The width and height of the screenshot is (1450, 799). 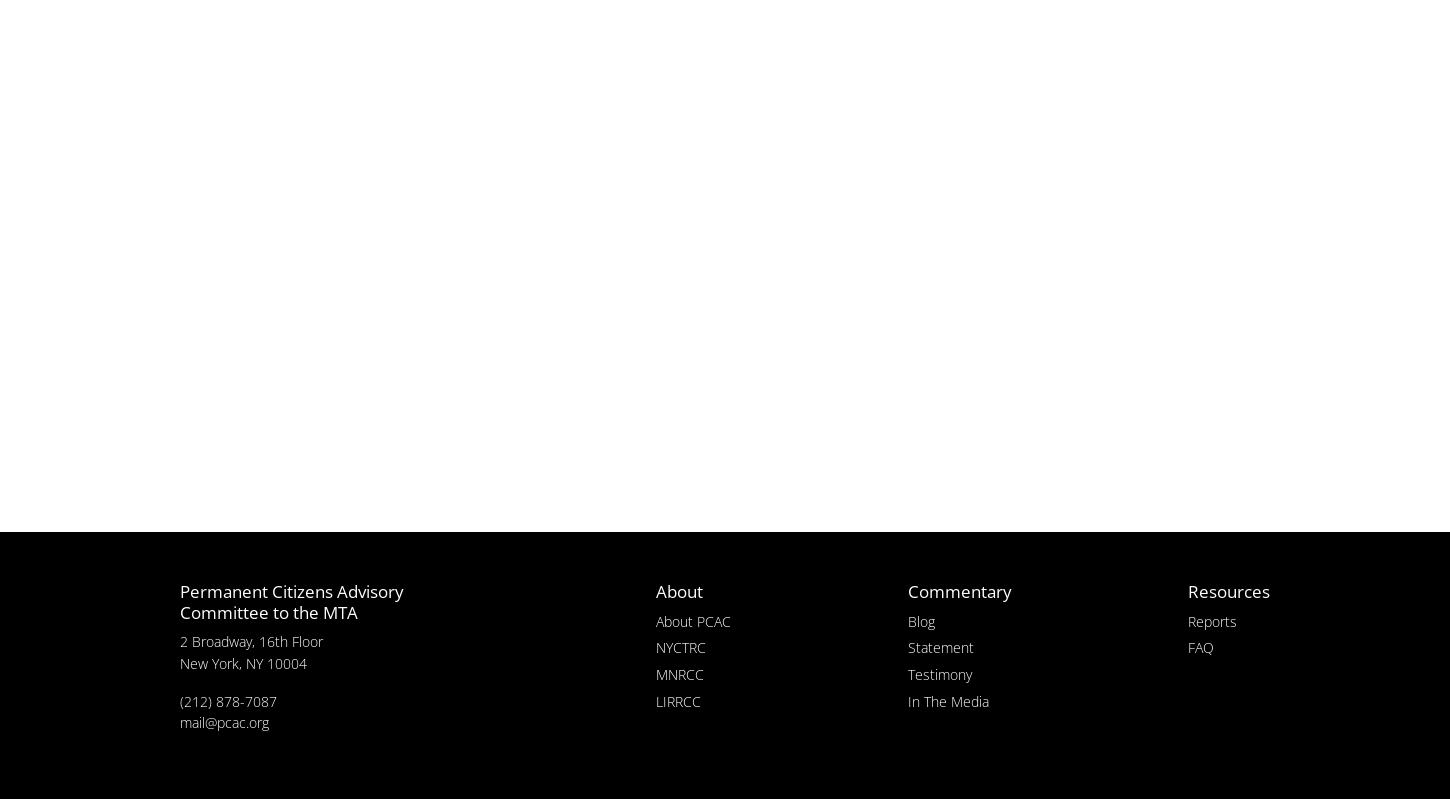 I want to click on 'Statement', so click(x=939, y=646).